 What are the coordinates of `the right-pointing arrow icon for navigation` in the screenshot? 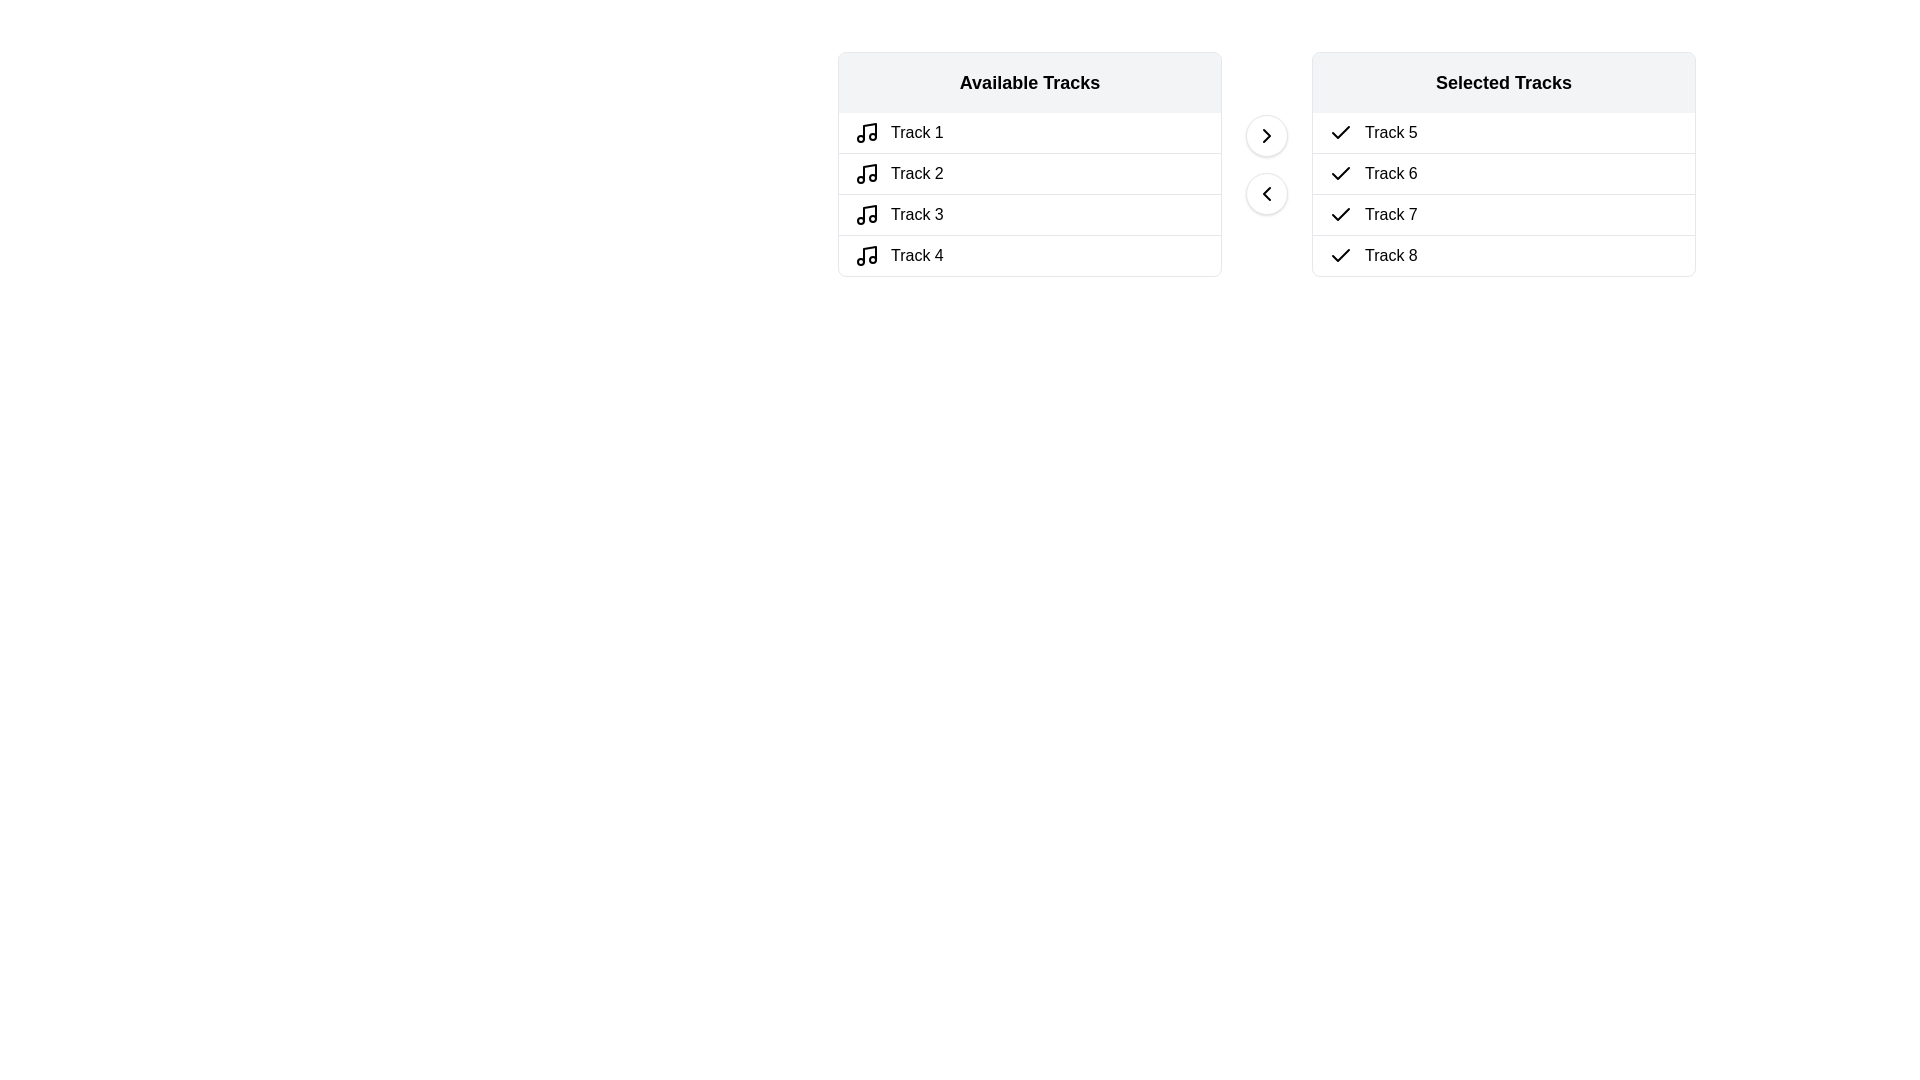 It's located at (1266, 135).